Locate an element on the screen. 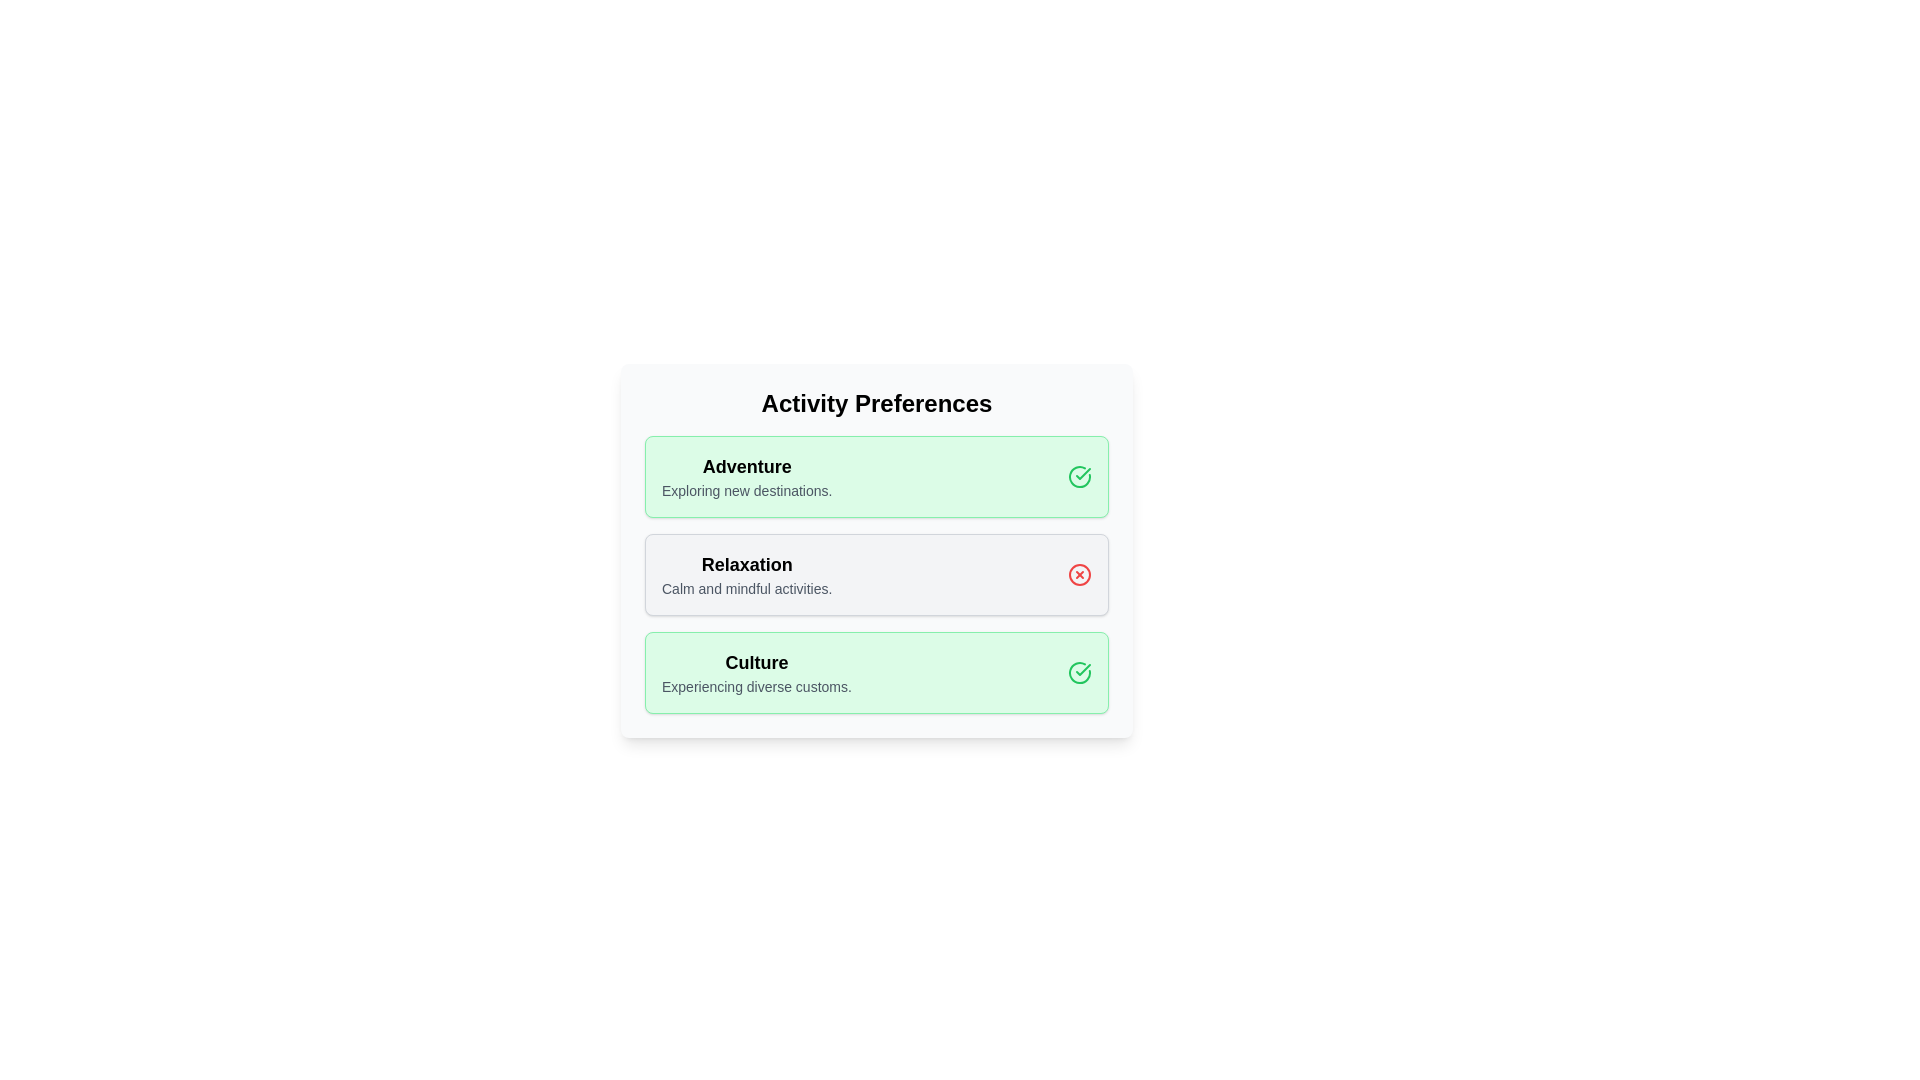  the chip labeled 'Culture' is located at coordinates (877, 672).